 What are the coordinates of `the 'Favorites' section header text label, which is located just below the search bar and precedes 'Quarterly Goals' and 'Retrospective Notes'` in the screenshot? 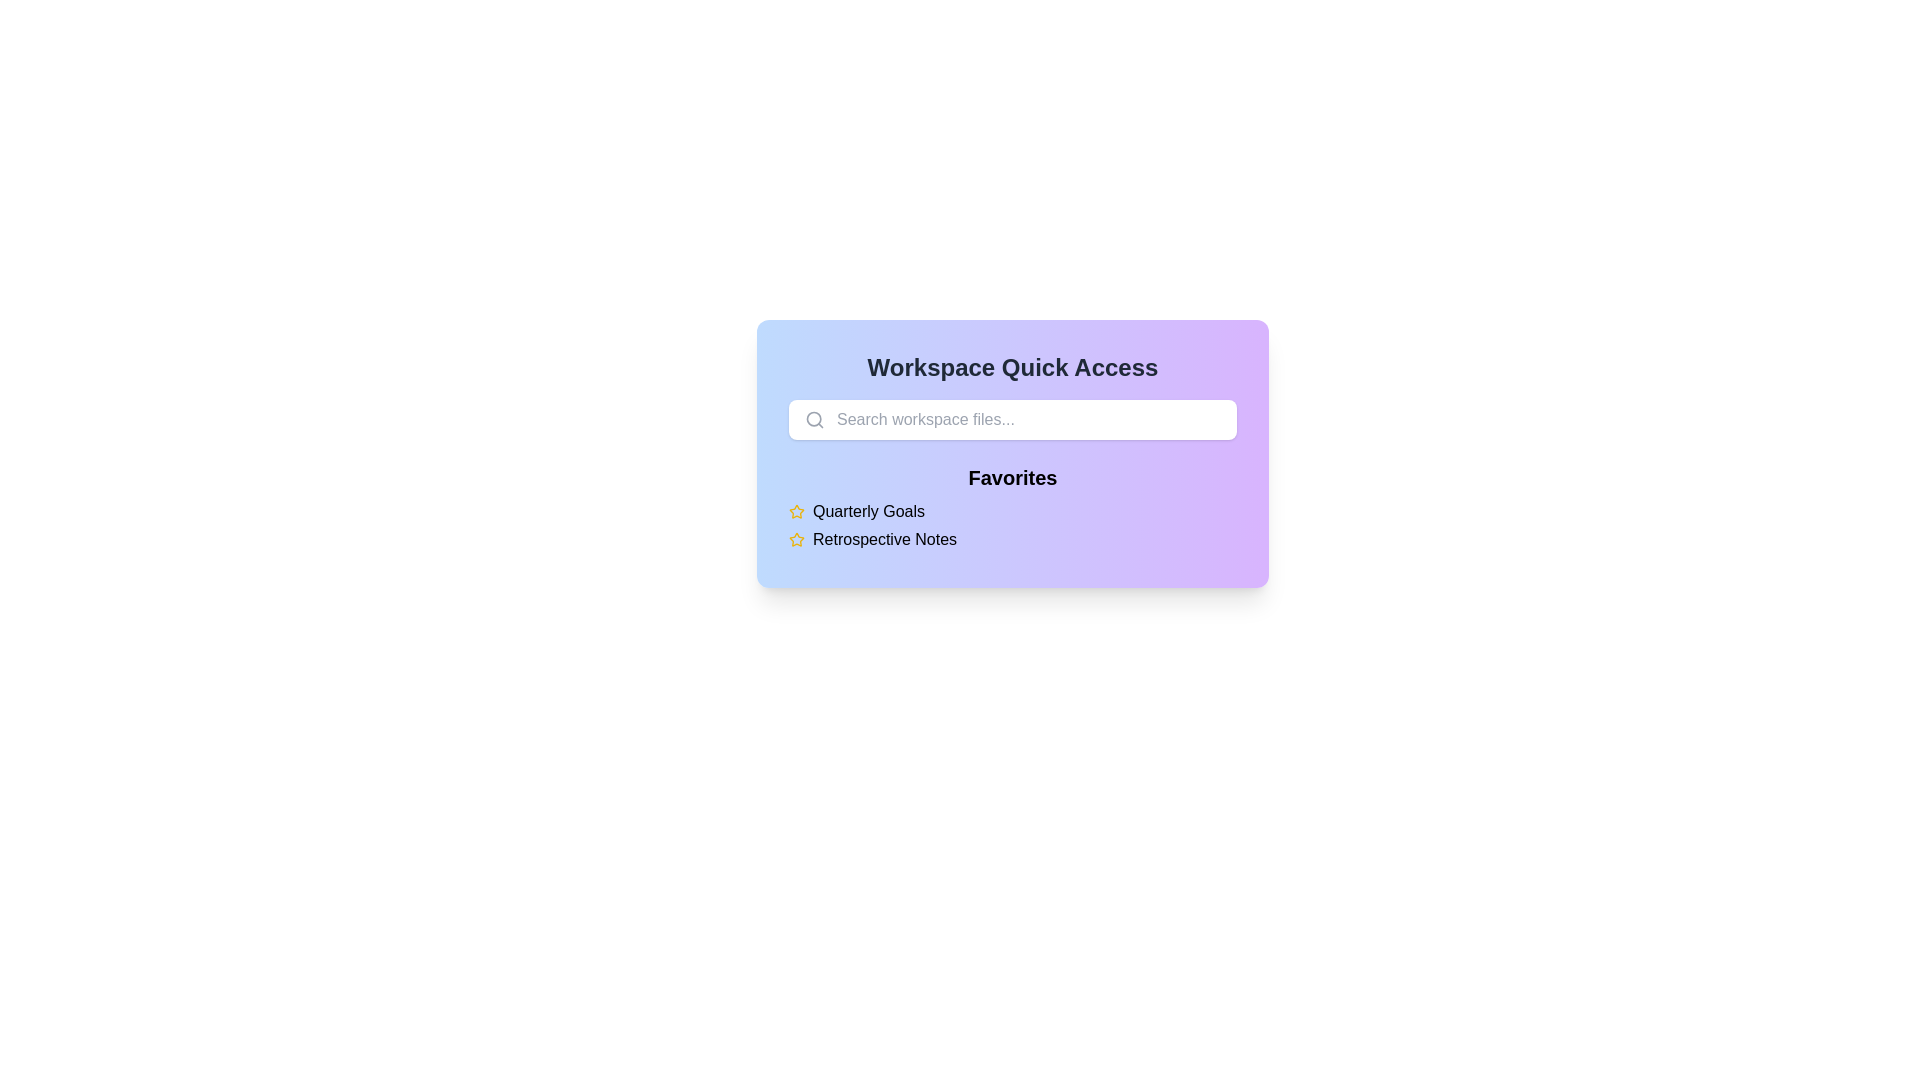 It's located at (1012, 478).